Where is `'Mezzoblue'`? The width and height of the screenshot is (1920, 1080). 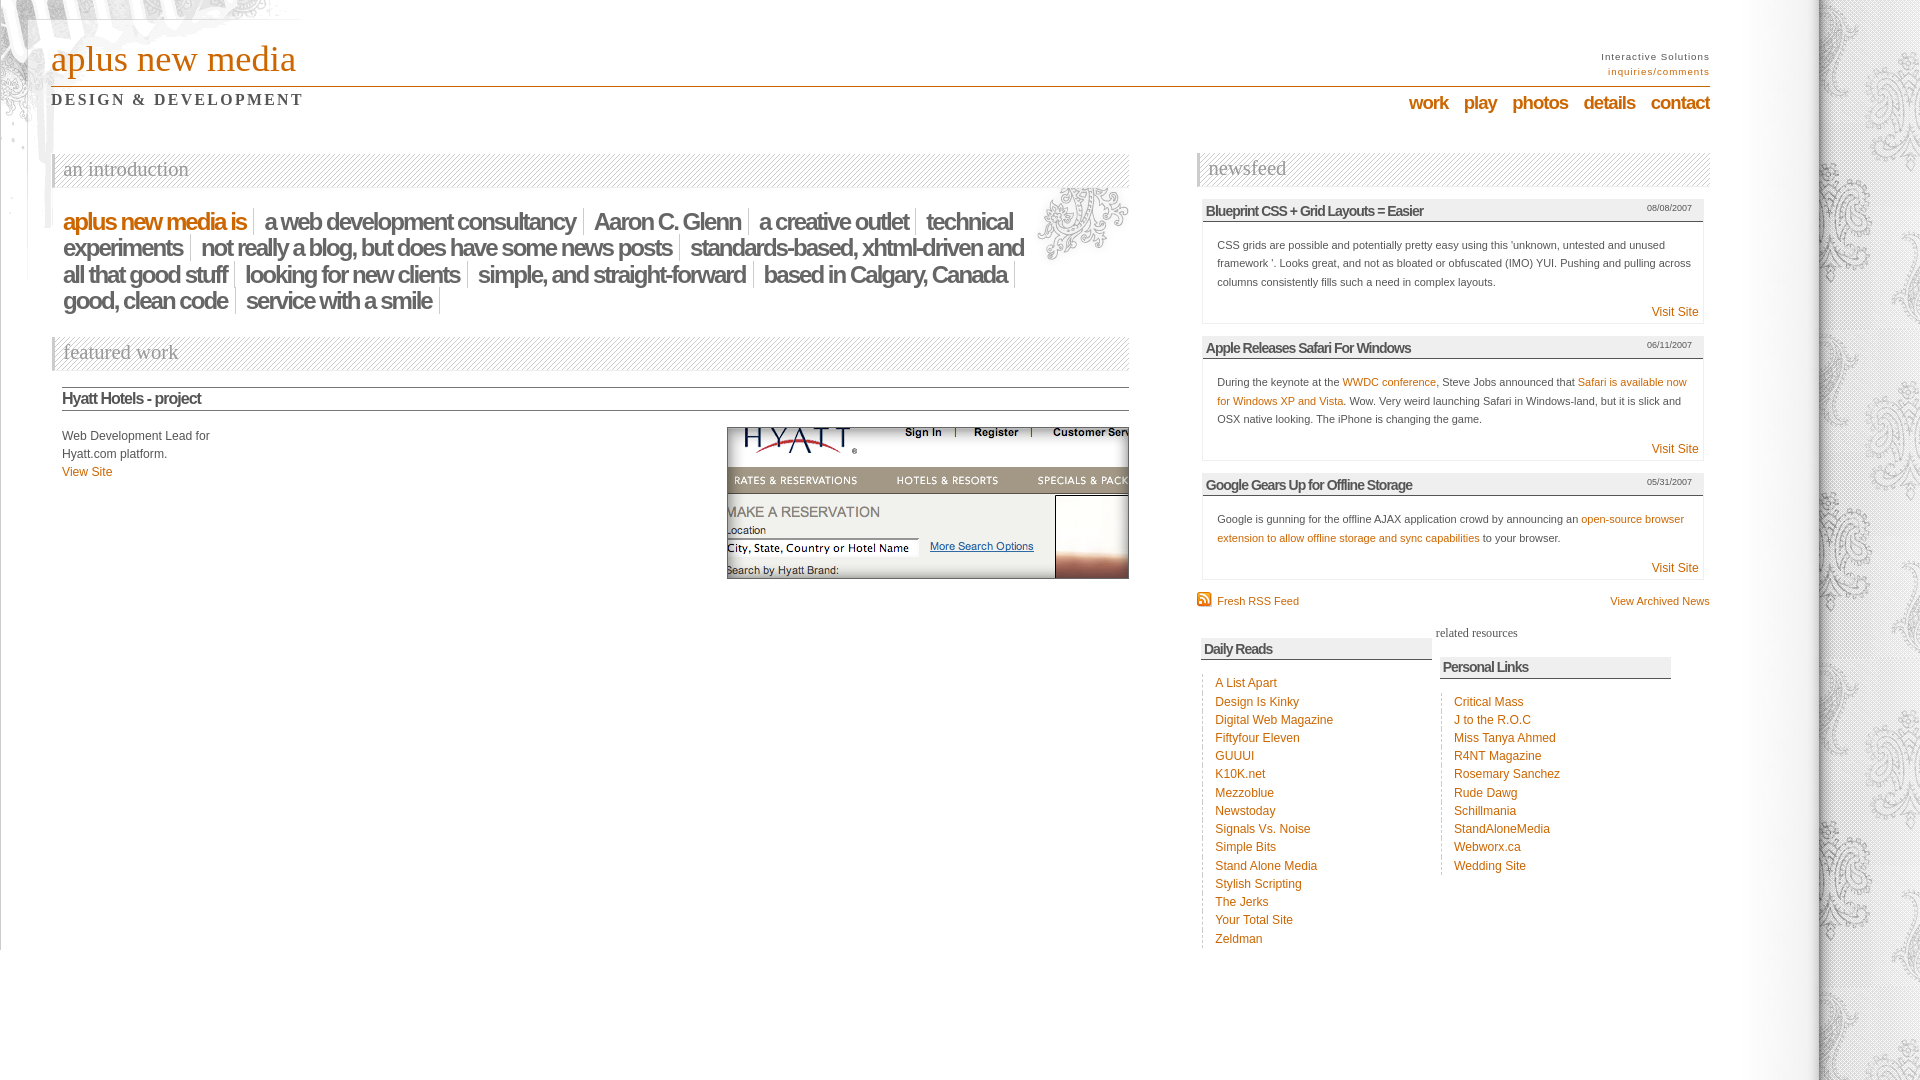 'Mezzoblue' is located at coordinates (1316, 792).